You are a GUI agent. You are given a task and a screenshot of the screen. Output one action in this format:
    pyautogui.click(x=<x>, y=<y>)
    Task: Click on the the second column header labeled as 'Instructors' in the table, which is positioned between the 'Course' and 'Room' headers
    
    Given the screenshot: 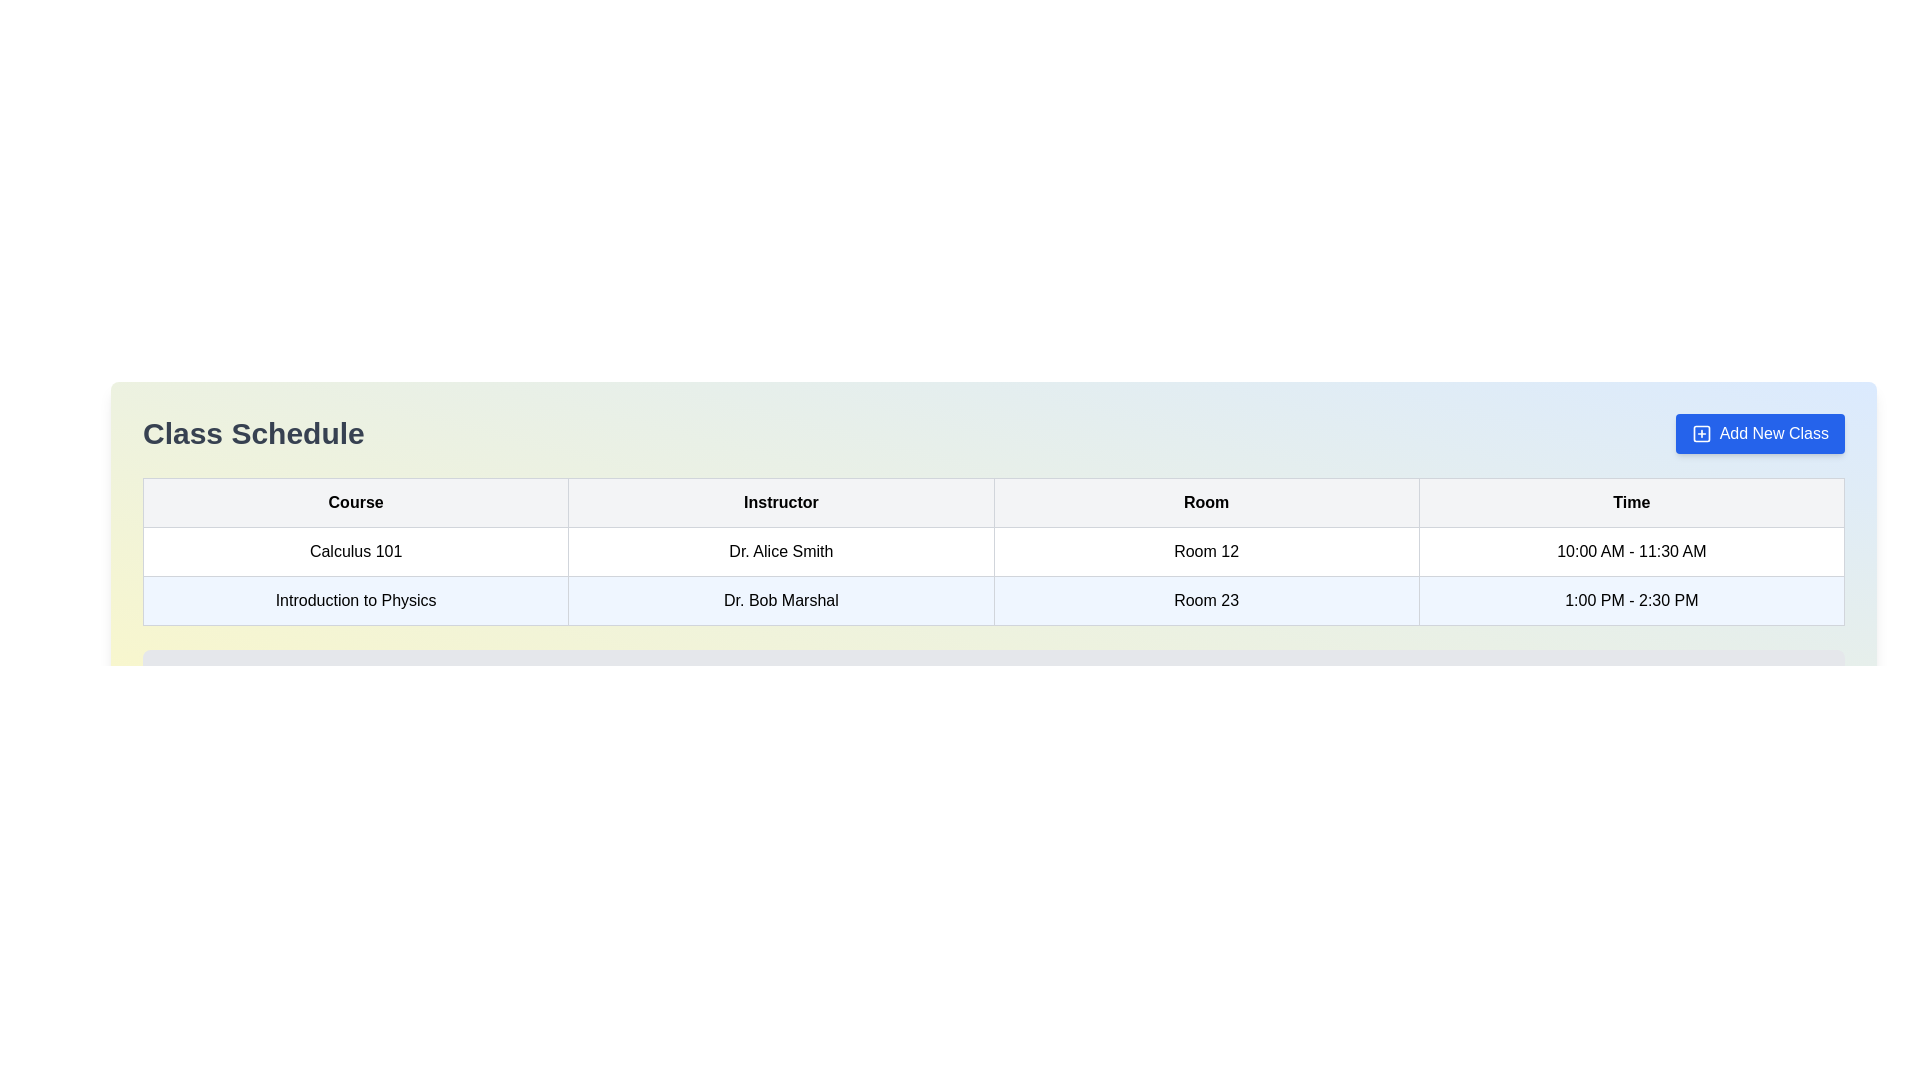 What is the action you would take?
    pyautogui.click(x=780, y=501)
    